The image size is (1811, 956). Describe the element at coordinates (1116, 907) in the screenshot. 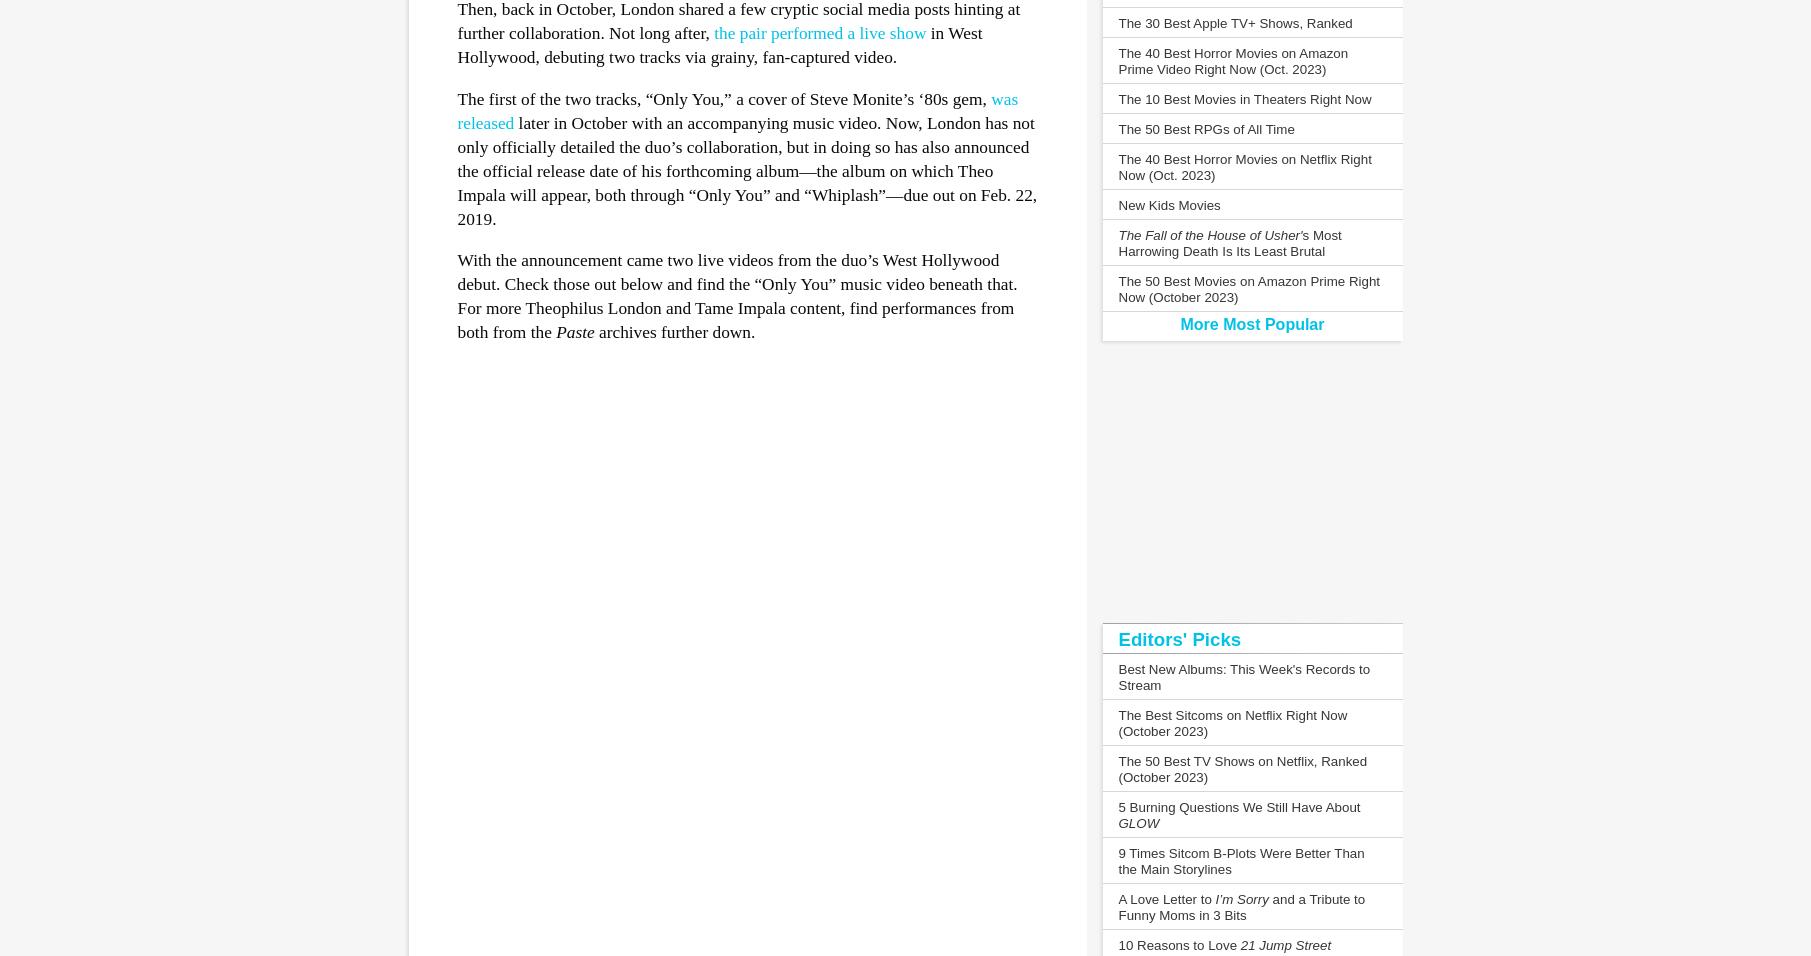

I see `'and a Tribute to Funny Moms in 3 Bits'` at that location.